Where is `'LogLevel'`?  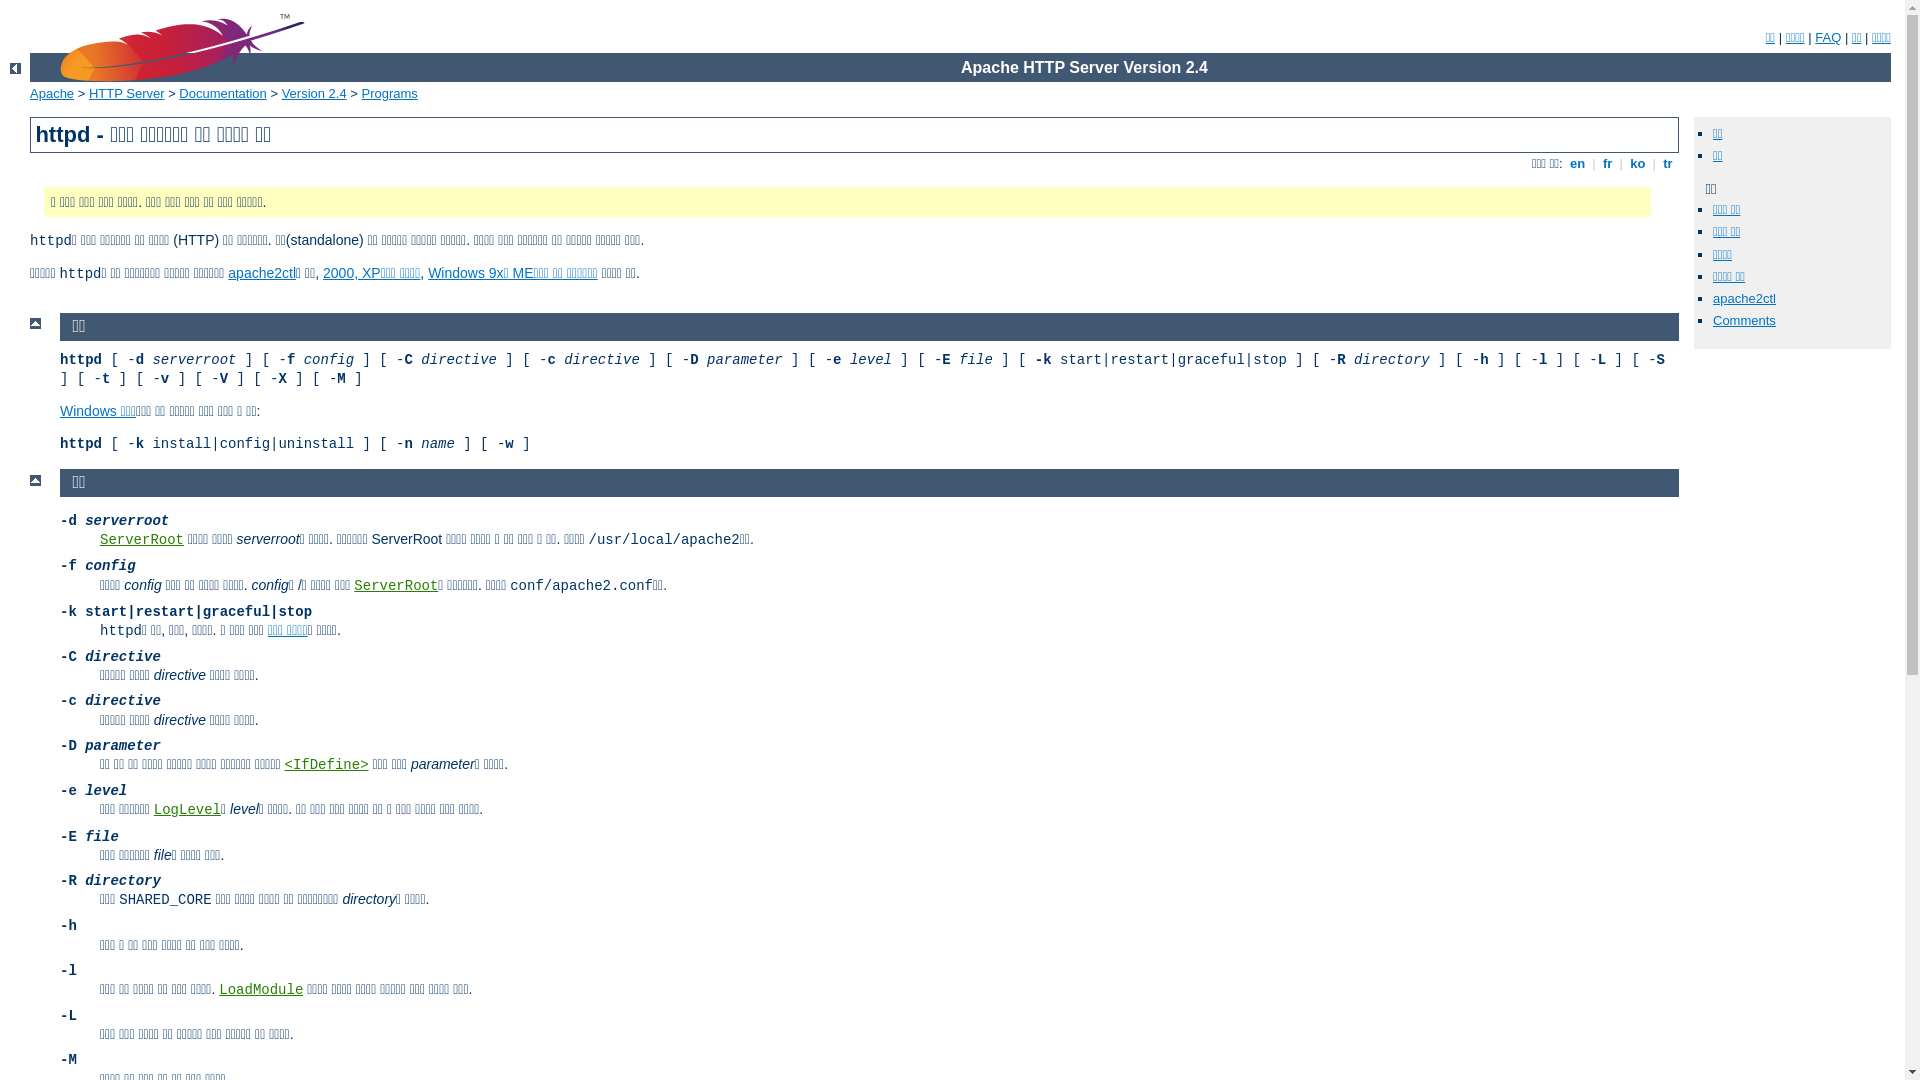
'LogLevel' is located at coordinates (187, 810).